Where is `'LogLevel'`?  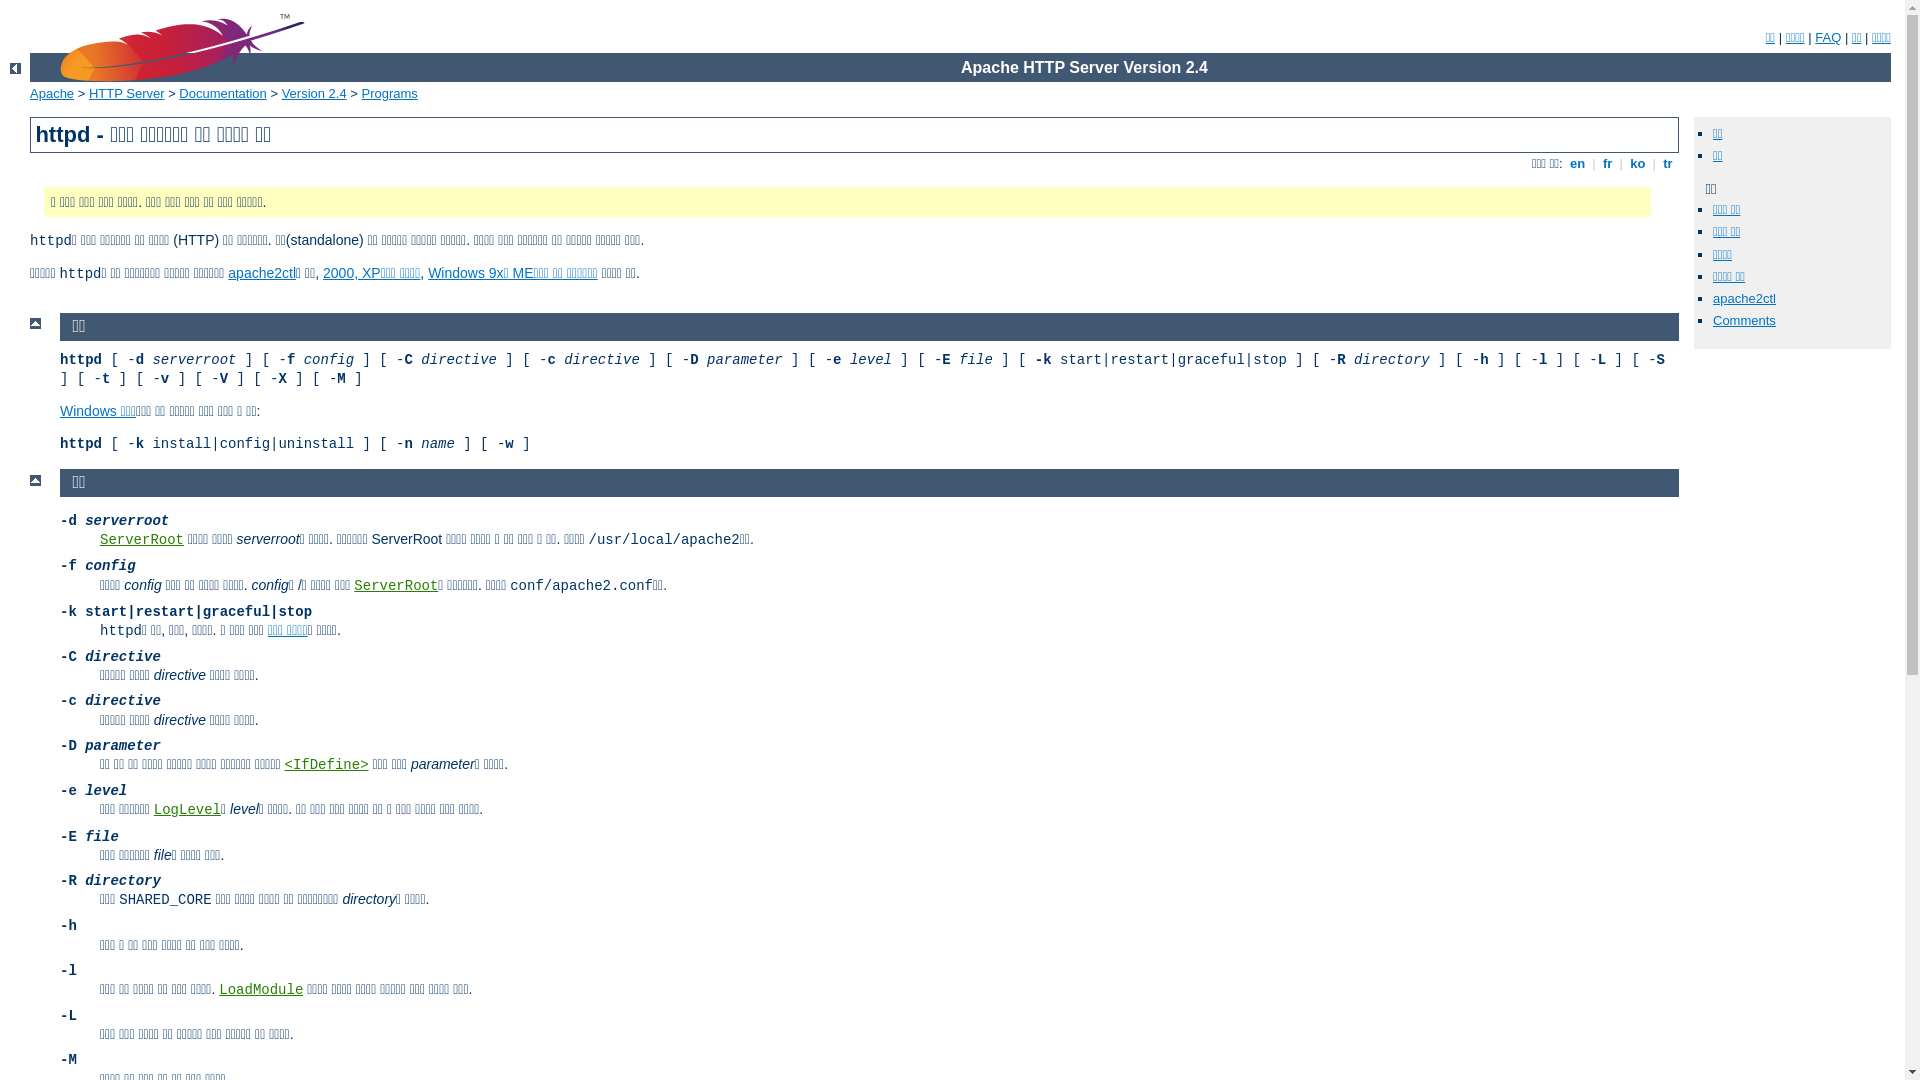
'LogLevel' is located at coordinates (187, 810).